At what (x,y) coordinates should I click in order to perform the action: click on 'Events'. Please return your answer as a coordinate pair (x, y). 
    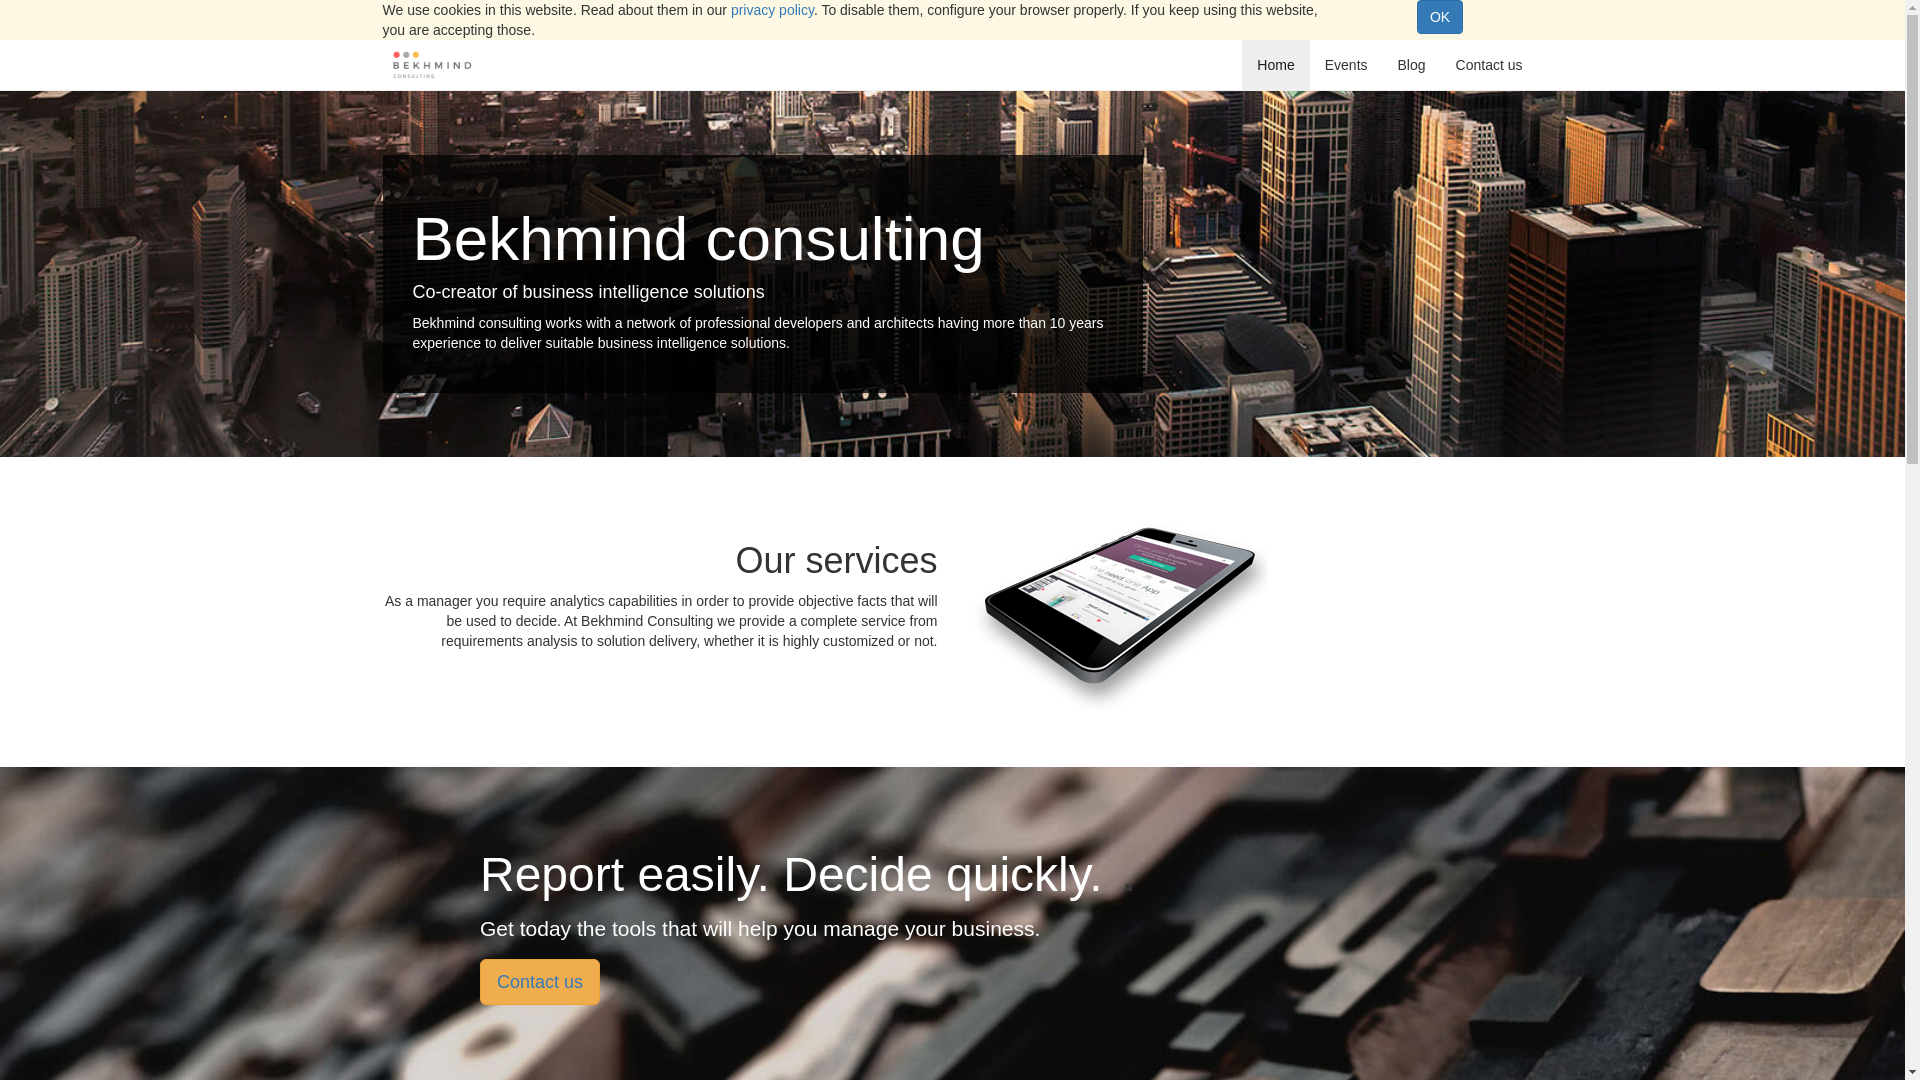
    Looking at the image, I should click on (1346, 64).